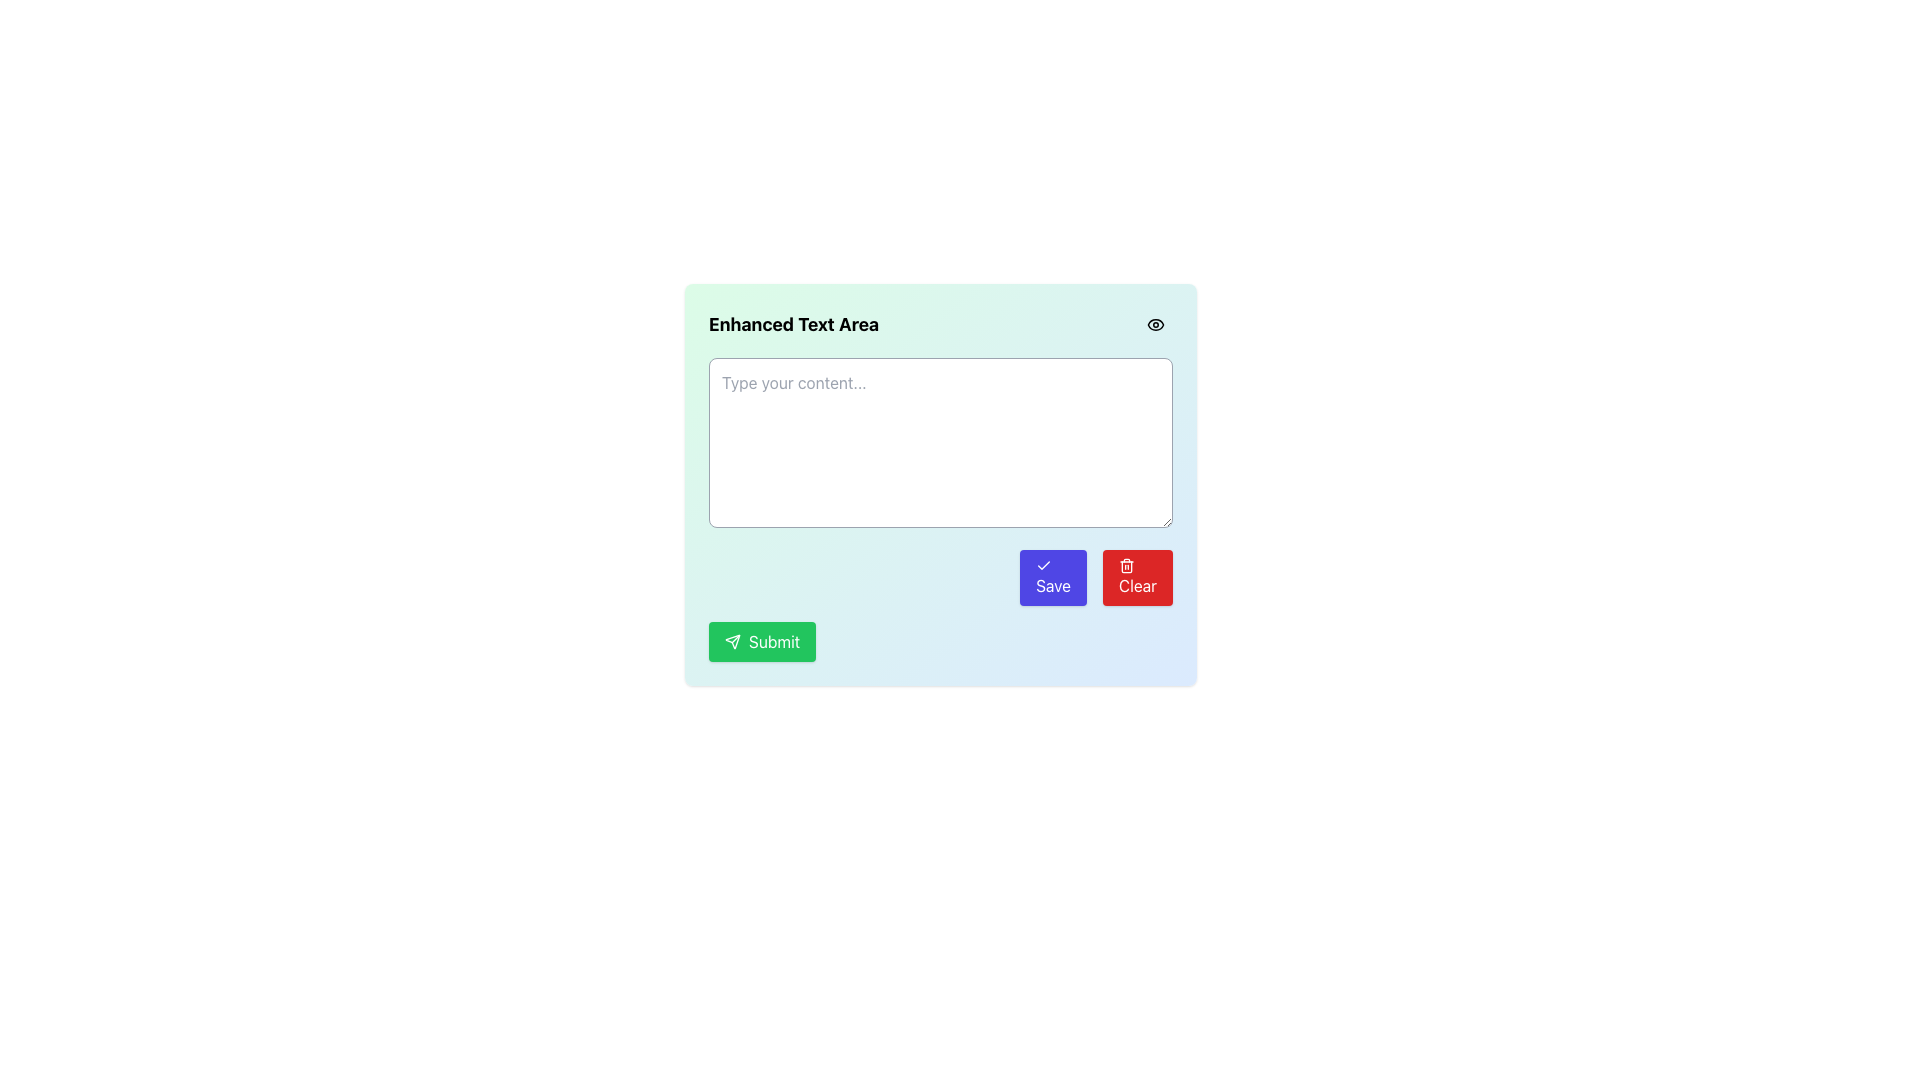 Image resolution: width=1920 pixels, height=1080 pixels. What do you see at coordinates (732, 641) in the screenshot?
I see `the submit button which features a triangular icon resembling a paper airplane, located at the bottom-left of the interface panel` at bounding box center [732, 641].